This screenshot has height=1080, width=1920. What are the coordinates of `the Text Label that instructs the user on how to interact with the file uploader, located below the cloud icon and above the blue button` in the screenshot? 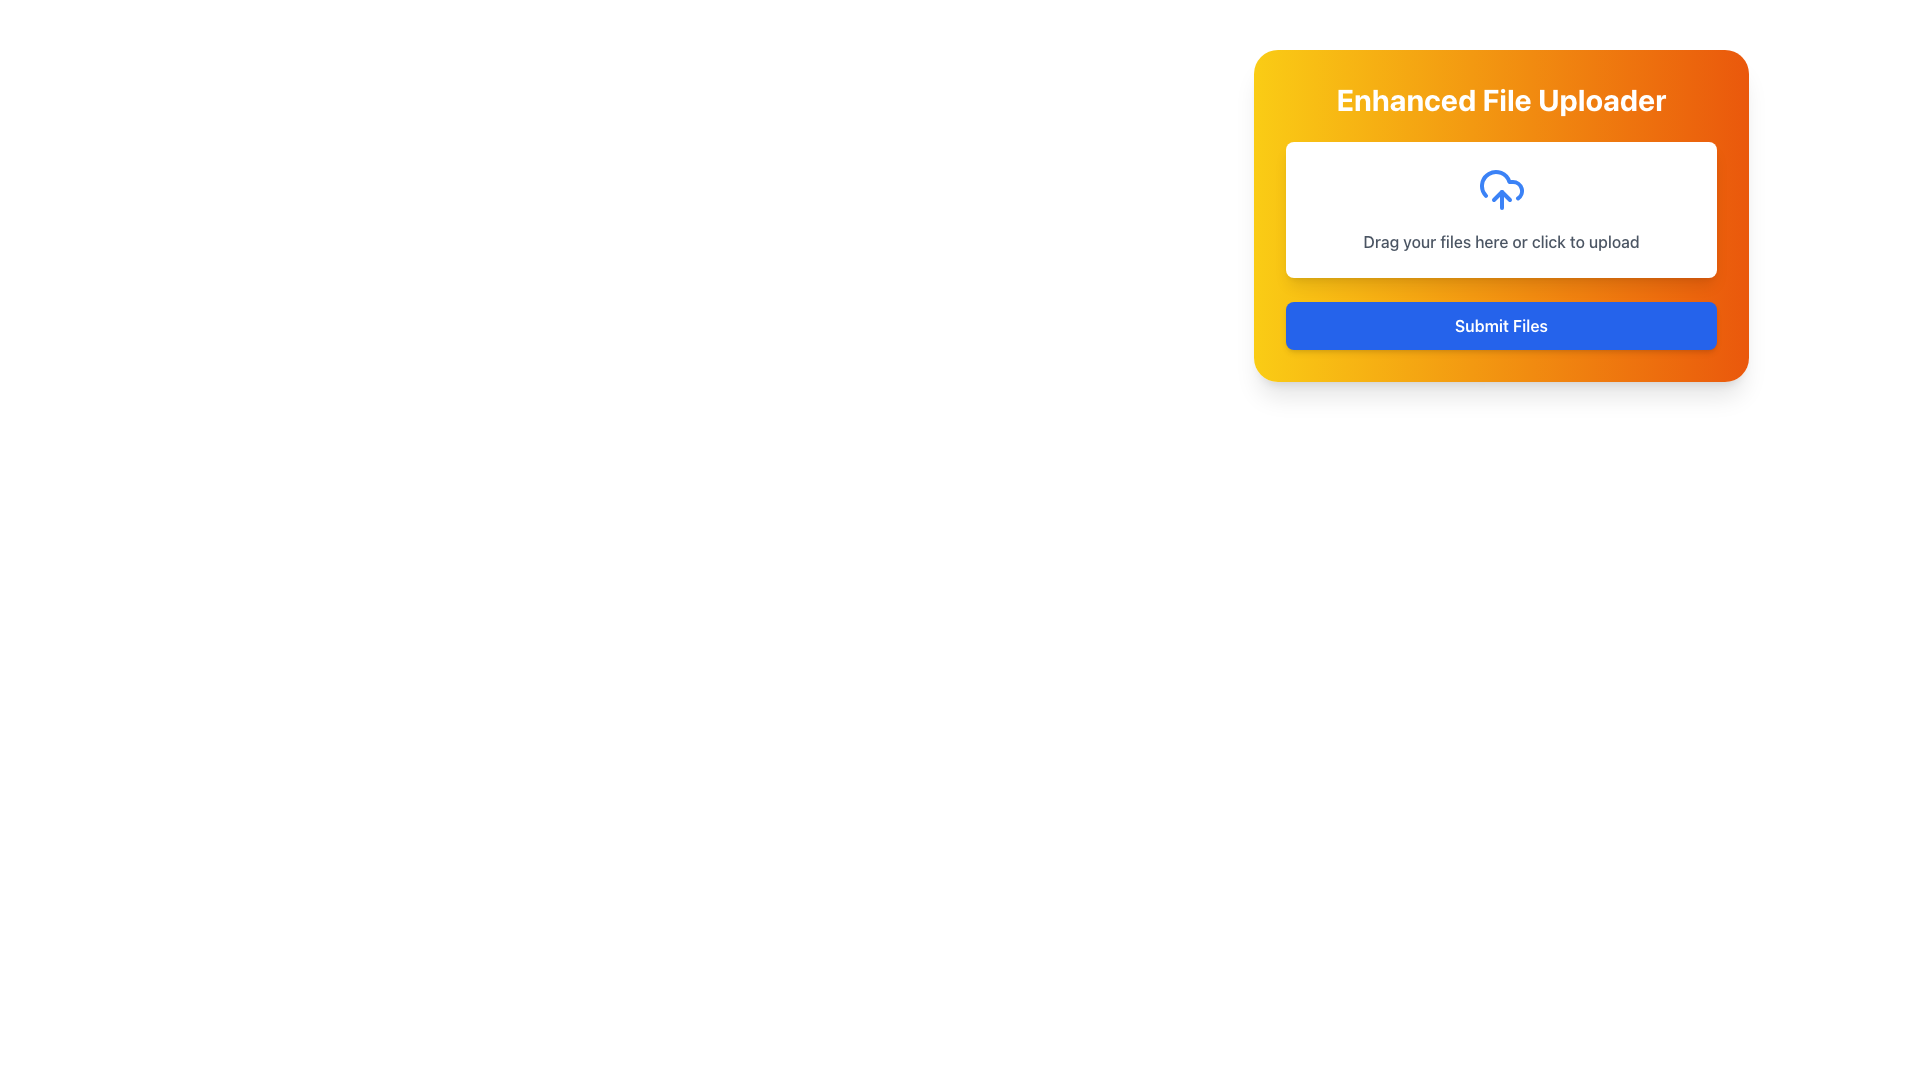 It's located at (1501, 241).